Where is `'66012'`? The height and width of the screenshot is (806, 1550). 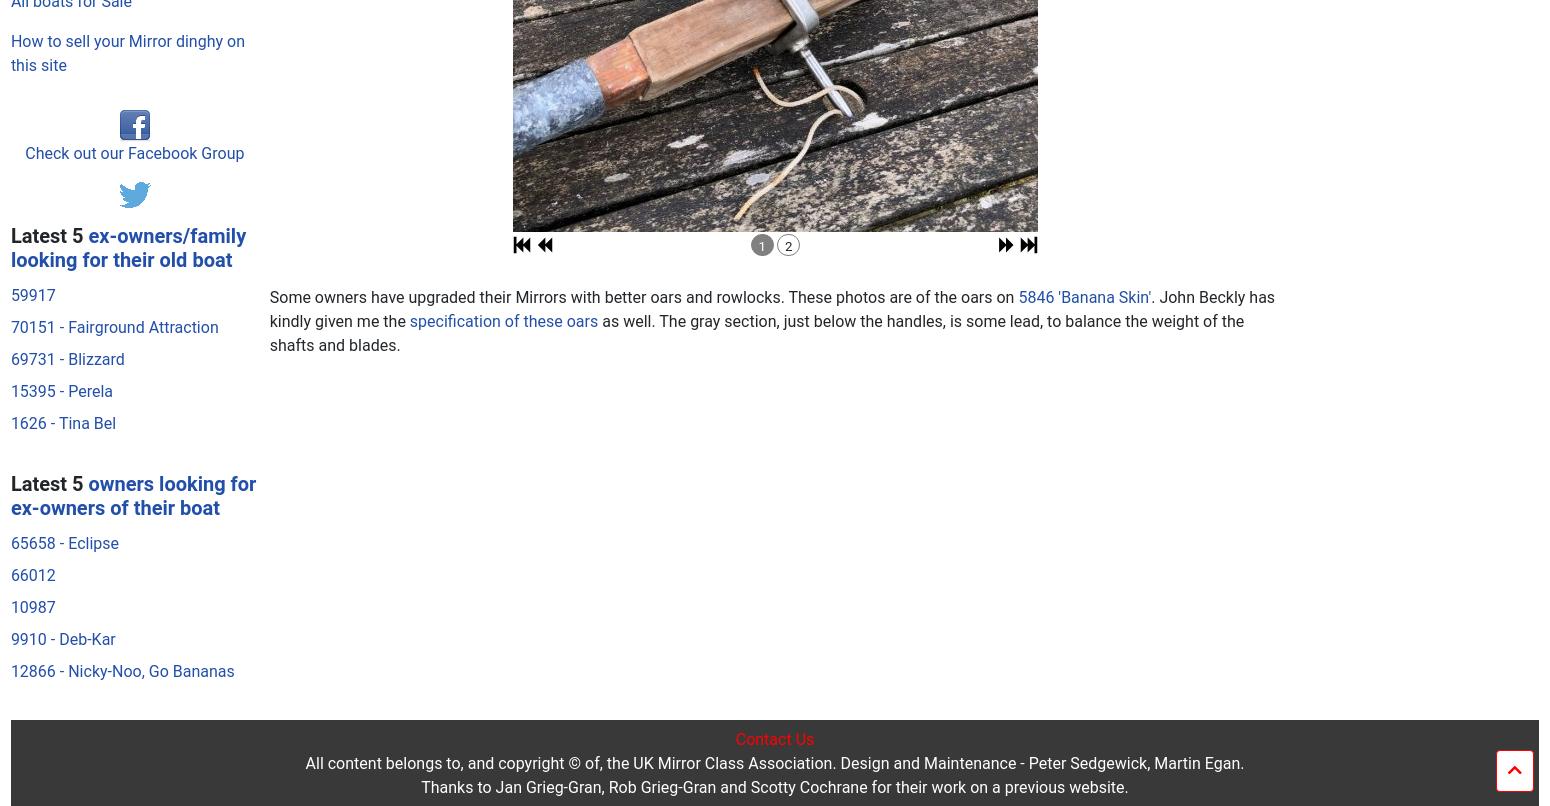
'66012' is located at coordinates (31, 187).